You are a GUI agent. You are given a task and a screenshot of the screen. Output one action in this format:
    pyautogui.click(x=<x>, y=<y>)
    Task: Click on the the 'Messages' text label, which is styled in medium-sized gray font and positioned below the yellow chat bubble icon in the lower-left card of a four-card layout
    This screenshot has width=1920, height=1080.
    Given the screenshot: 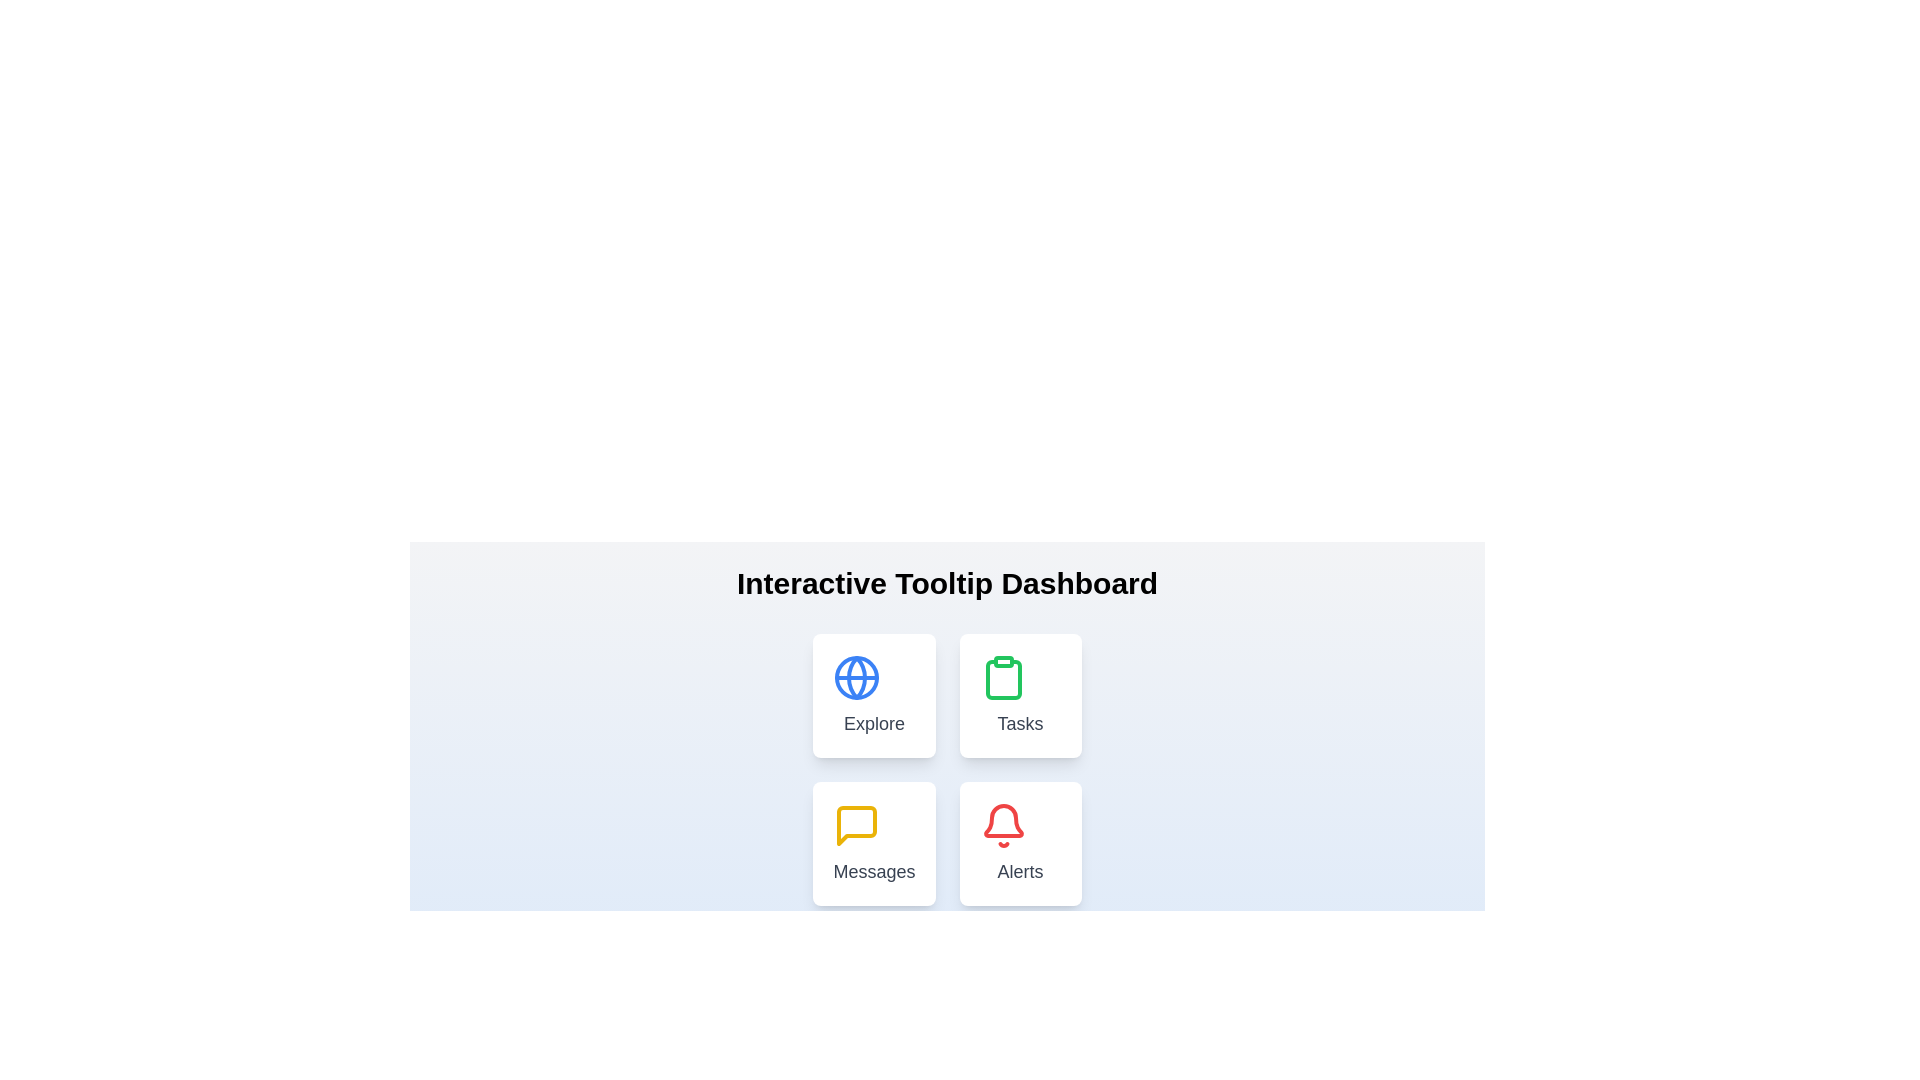 What is the action you would take?
    pyautogui.click(x=874, y=870)
    